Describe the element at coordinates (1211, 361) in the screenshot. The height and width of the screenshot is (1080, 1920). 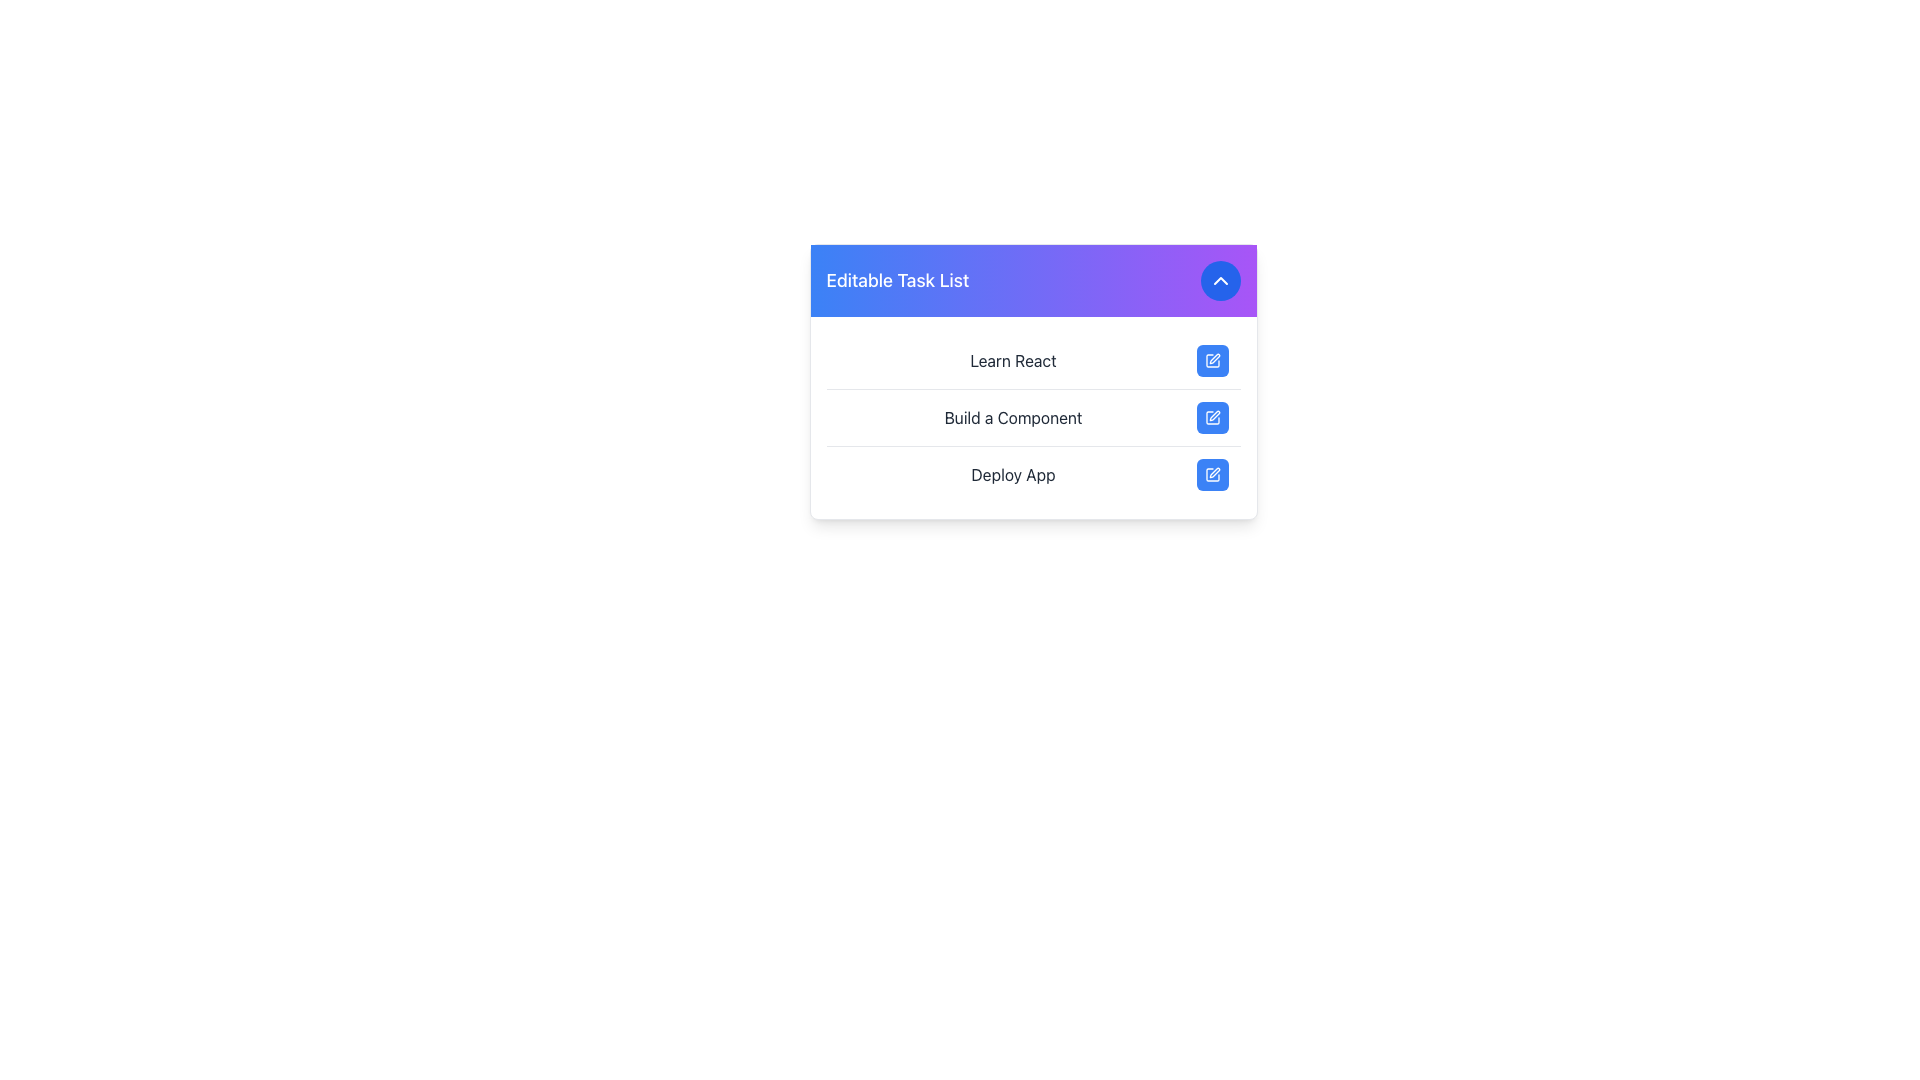
I see `the small square button with a blue background and a white pen icon located to the right of the 'Learn React' text in the 'Editable Task List'` at that location.